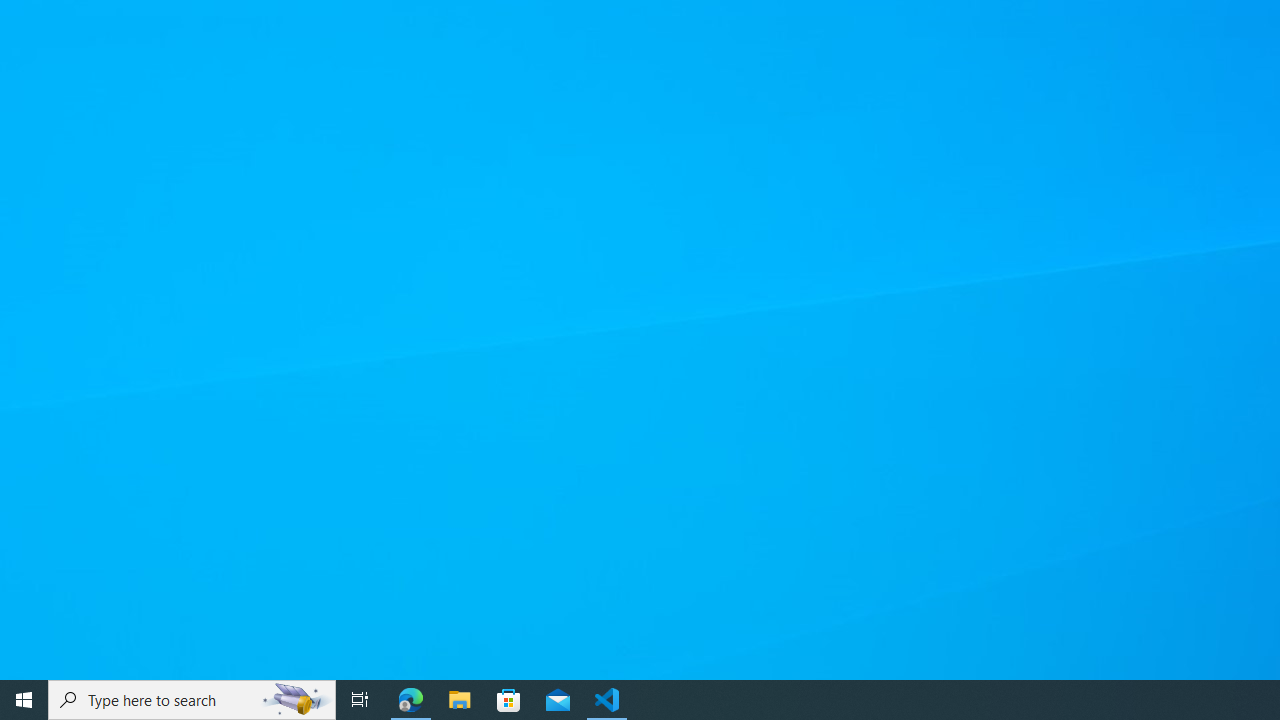 The height and width of the screenshot is (720, 1280). I want to click on 'Type here to search', so click(192, 698).